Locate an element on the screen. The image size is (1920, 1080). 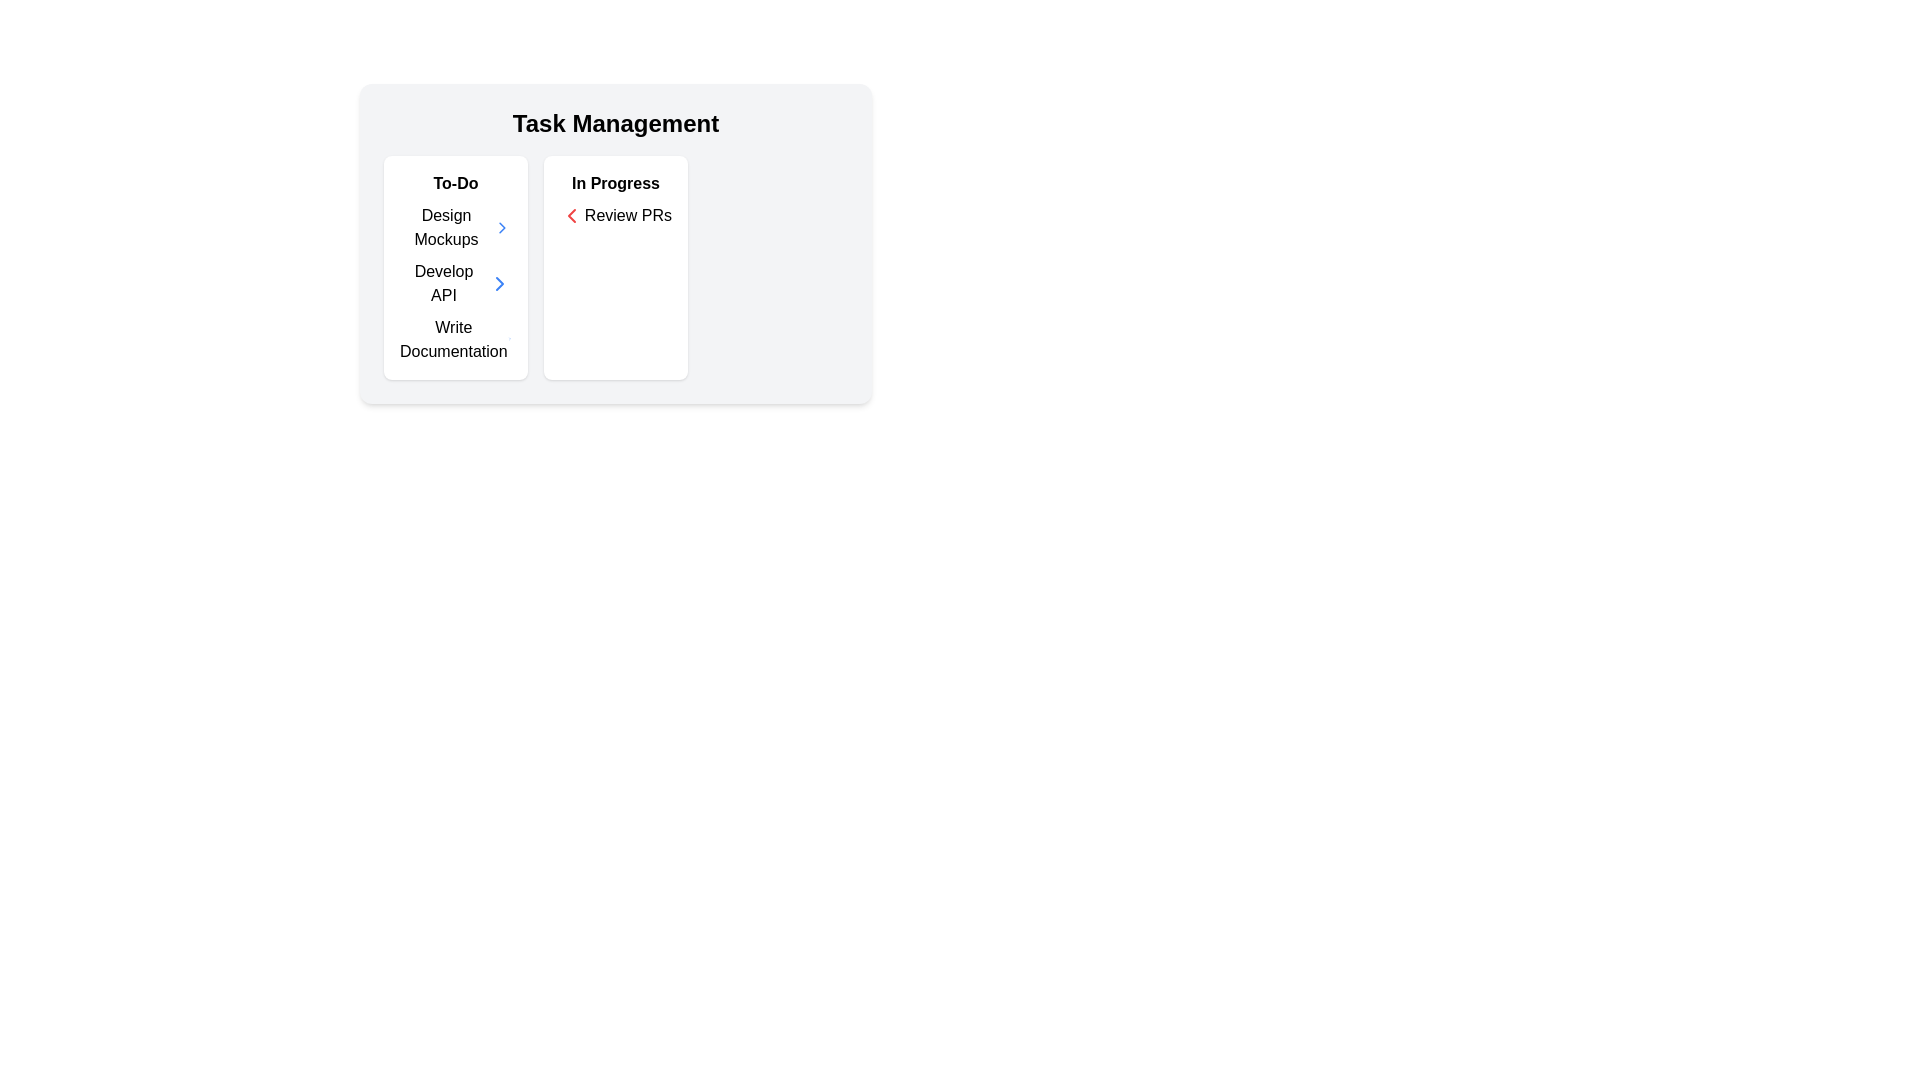
the 'Review PRs' text label, which serves as a title or descriptor for tasks in the 'Task Management' interface is located at coordinates (627, 216).